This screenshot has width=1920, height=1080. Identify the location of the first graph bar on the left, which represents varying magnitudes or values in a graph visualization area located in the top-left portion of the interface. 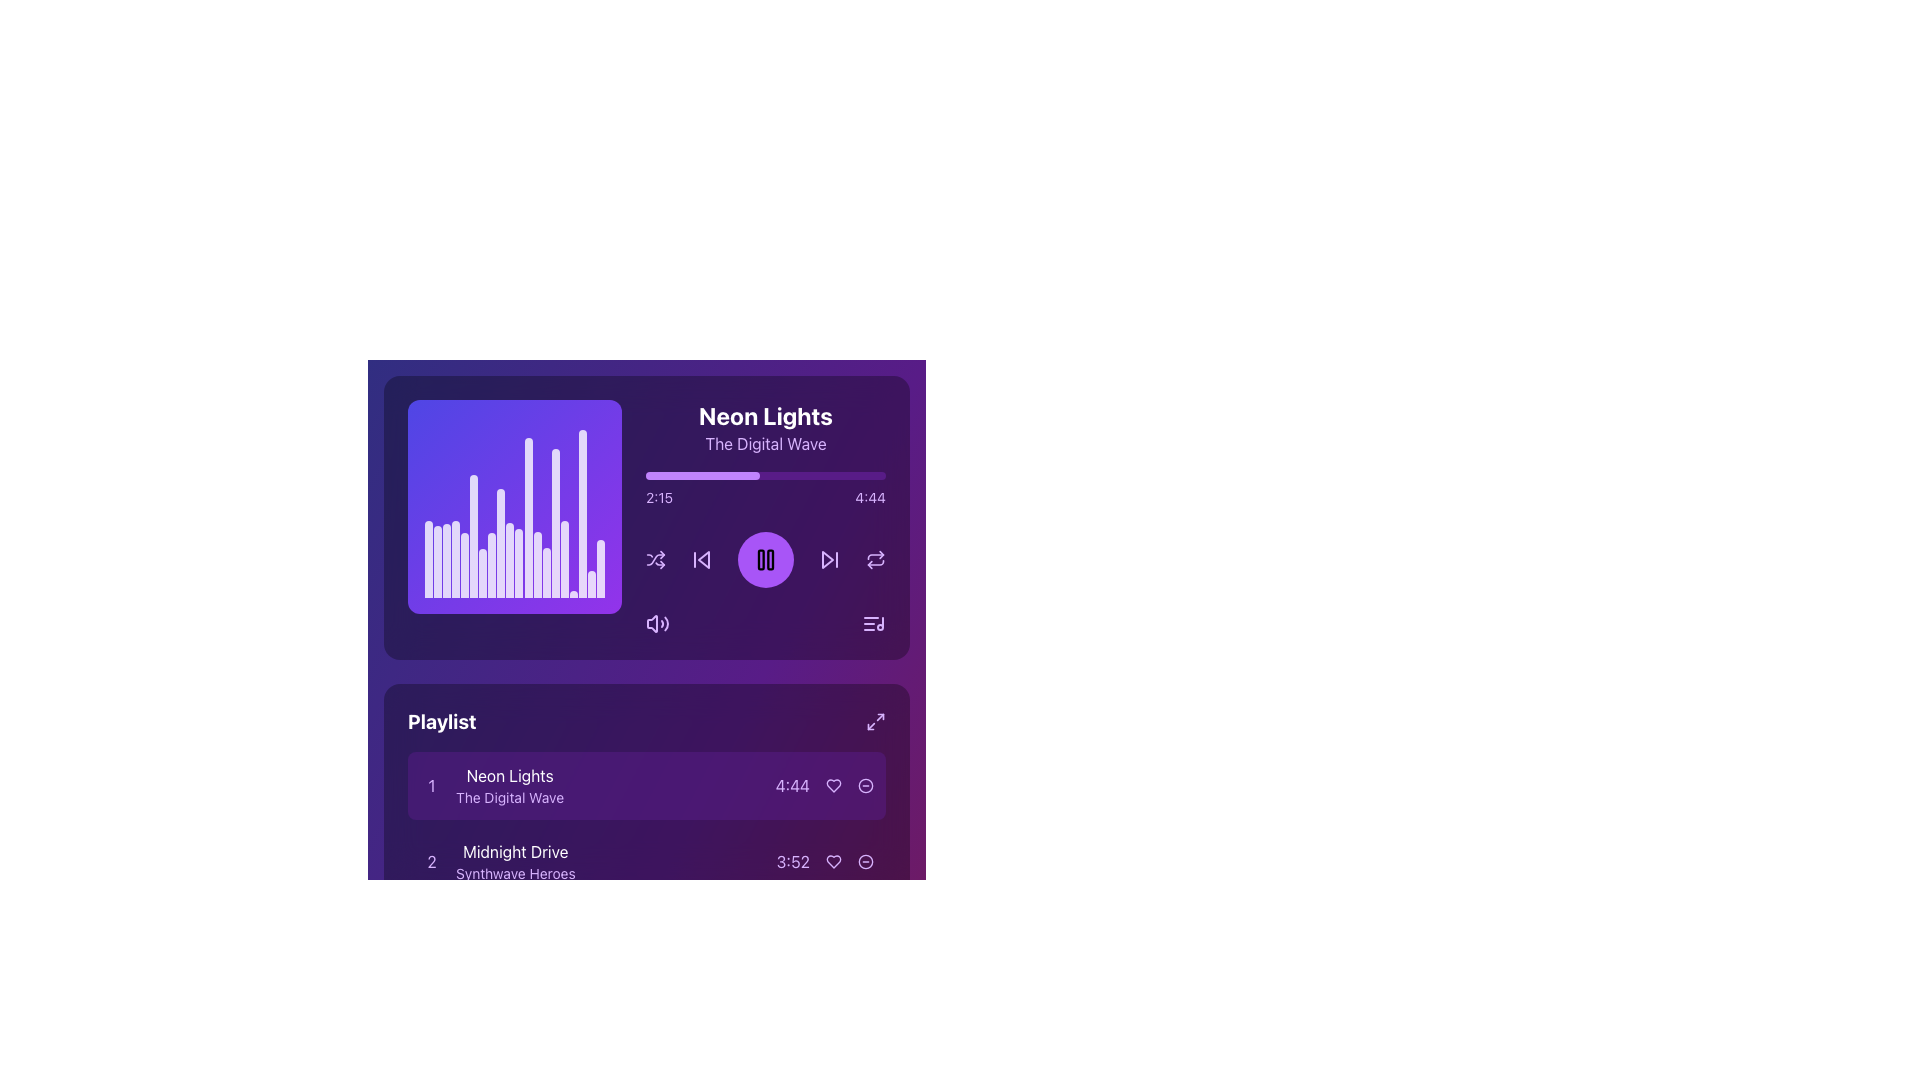
(427, 559).